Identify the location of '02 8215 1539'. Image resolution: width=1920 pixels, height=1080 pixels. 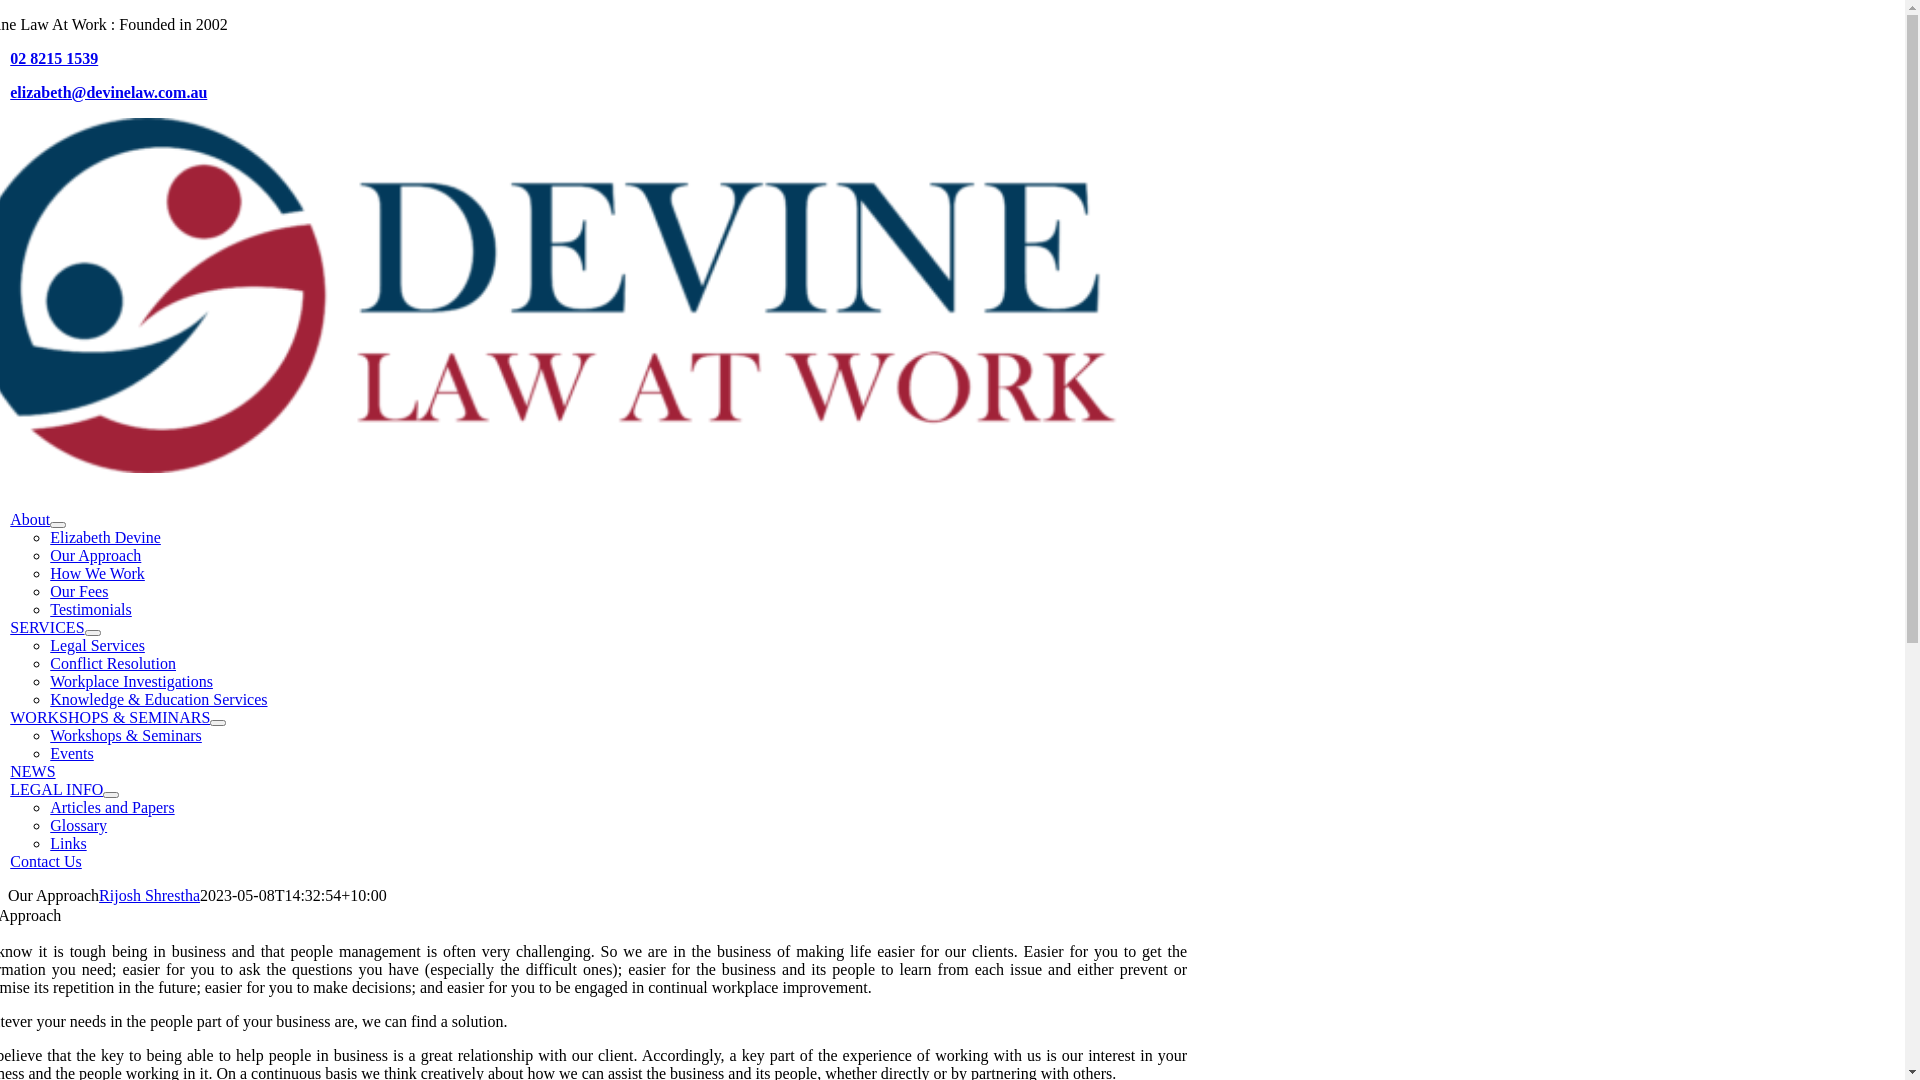
(53, 57).